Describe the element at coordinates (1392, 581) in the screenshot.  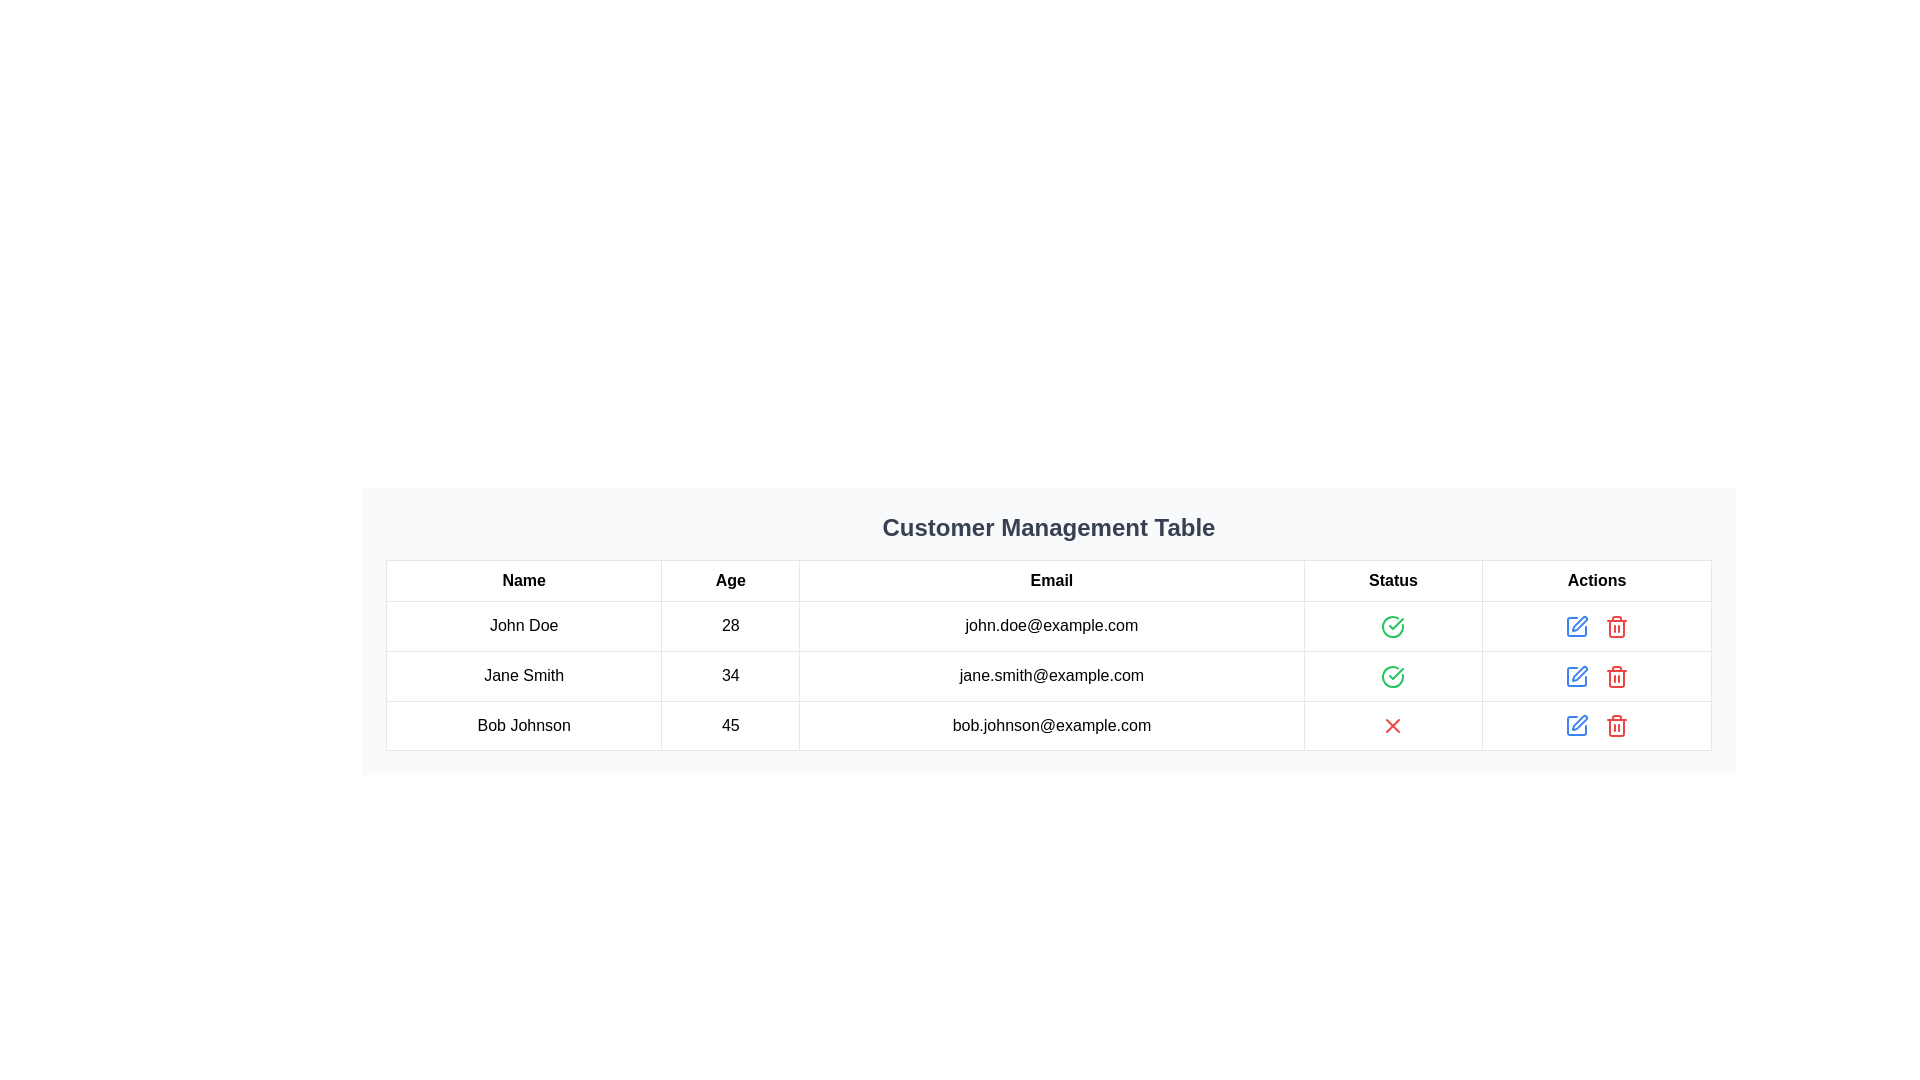
I see `the 'Status' text label in the fourth column of the table header, which is displayed in bold, black sans-serif font` at that location.